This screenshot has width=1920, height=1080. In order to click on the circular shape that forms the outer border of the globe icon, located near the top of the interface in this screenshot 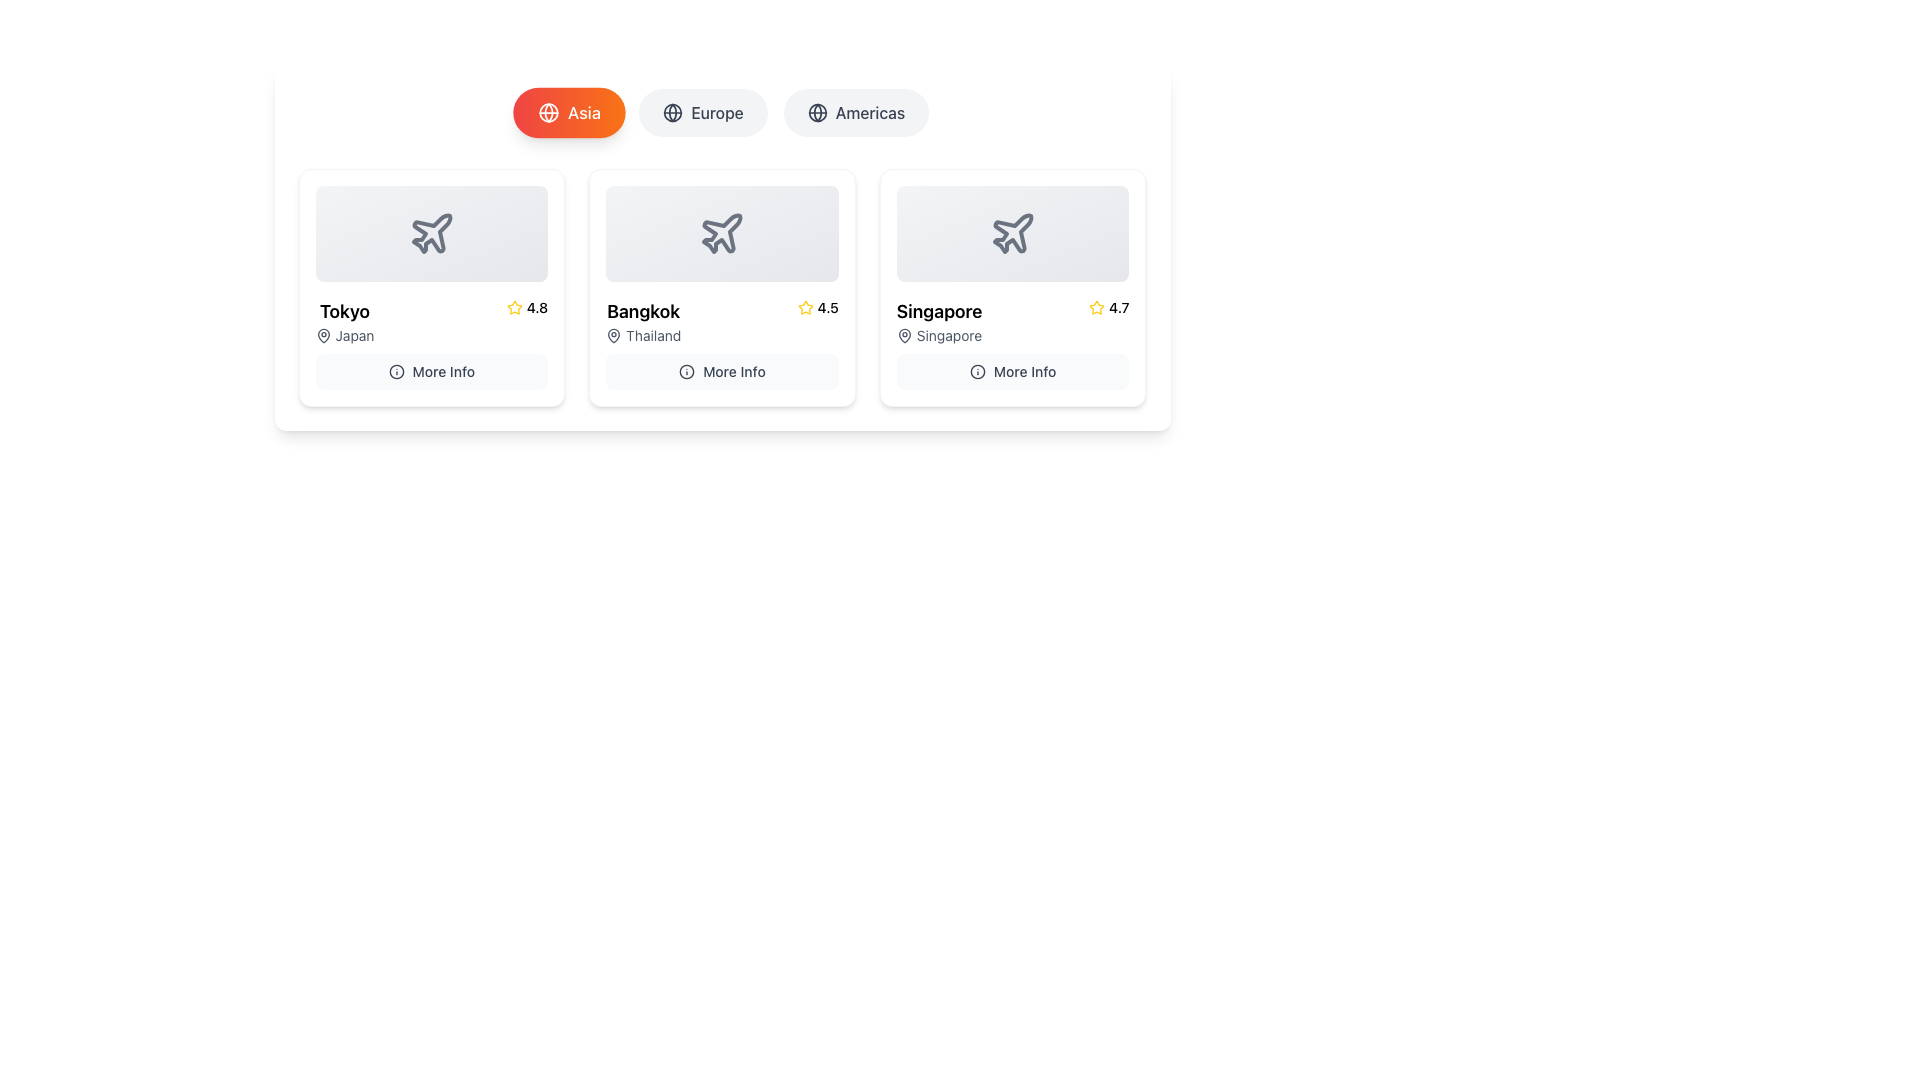, I will do `click(548, 112)`.